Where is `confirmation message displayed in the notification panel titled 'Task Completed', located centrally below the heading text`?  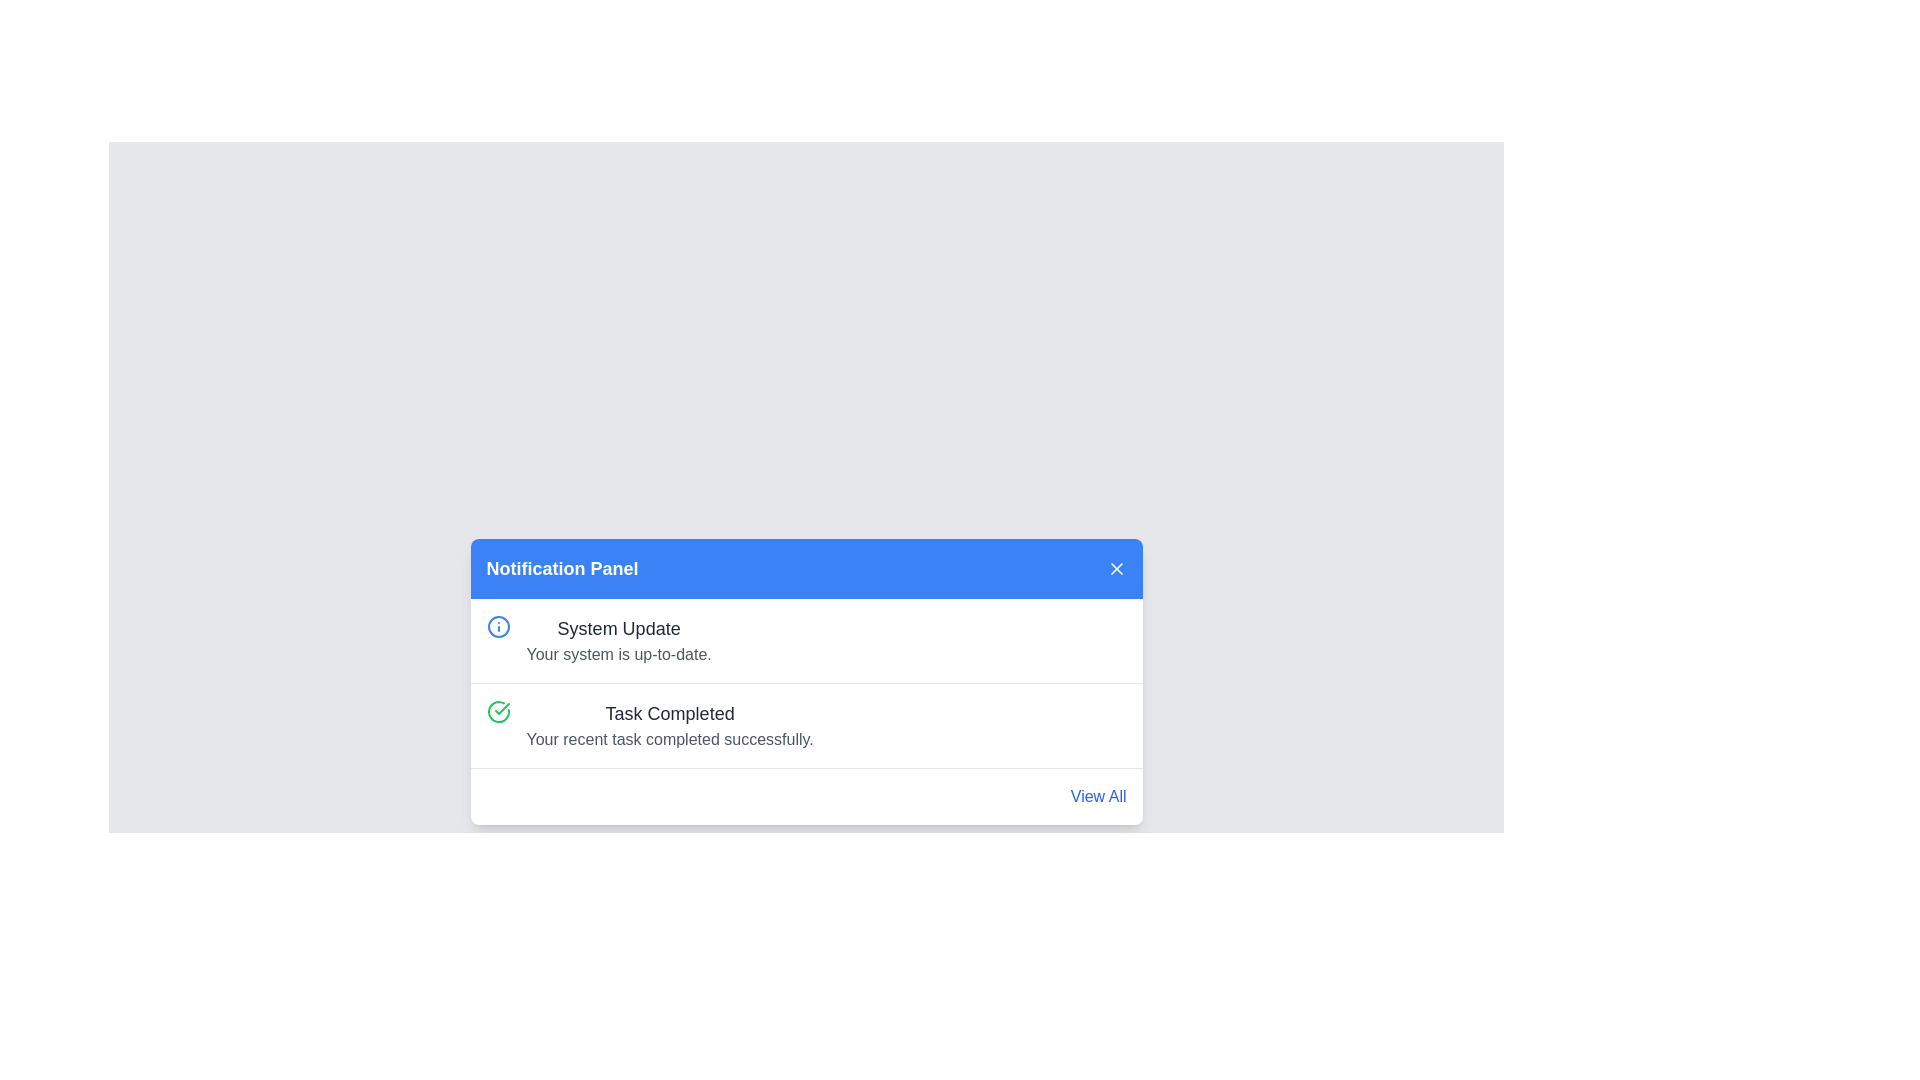 confirmation message displayed in the notification panel titled 'Task Completed', located centrally below the heading text is located at coordinates (670, 740).